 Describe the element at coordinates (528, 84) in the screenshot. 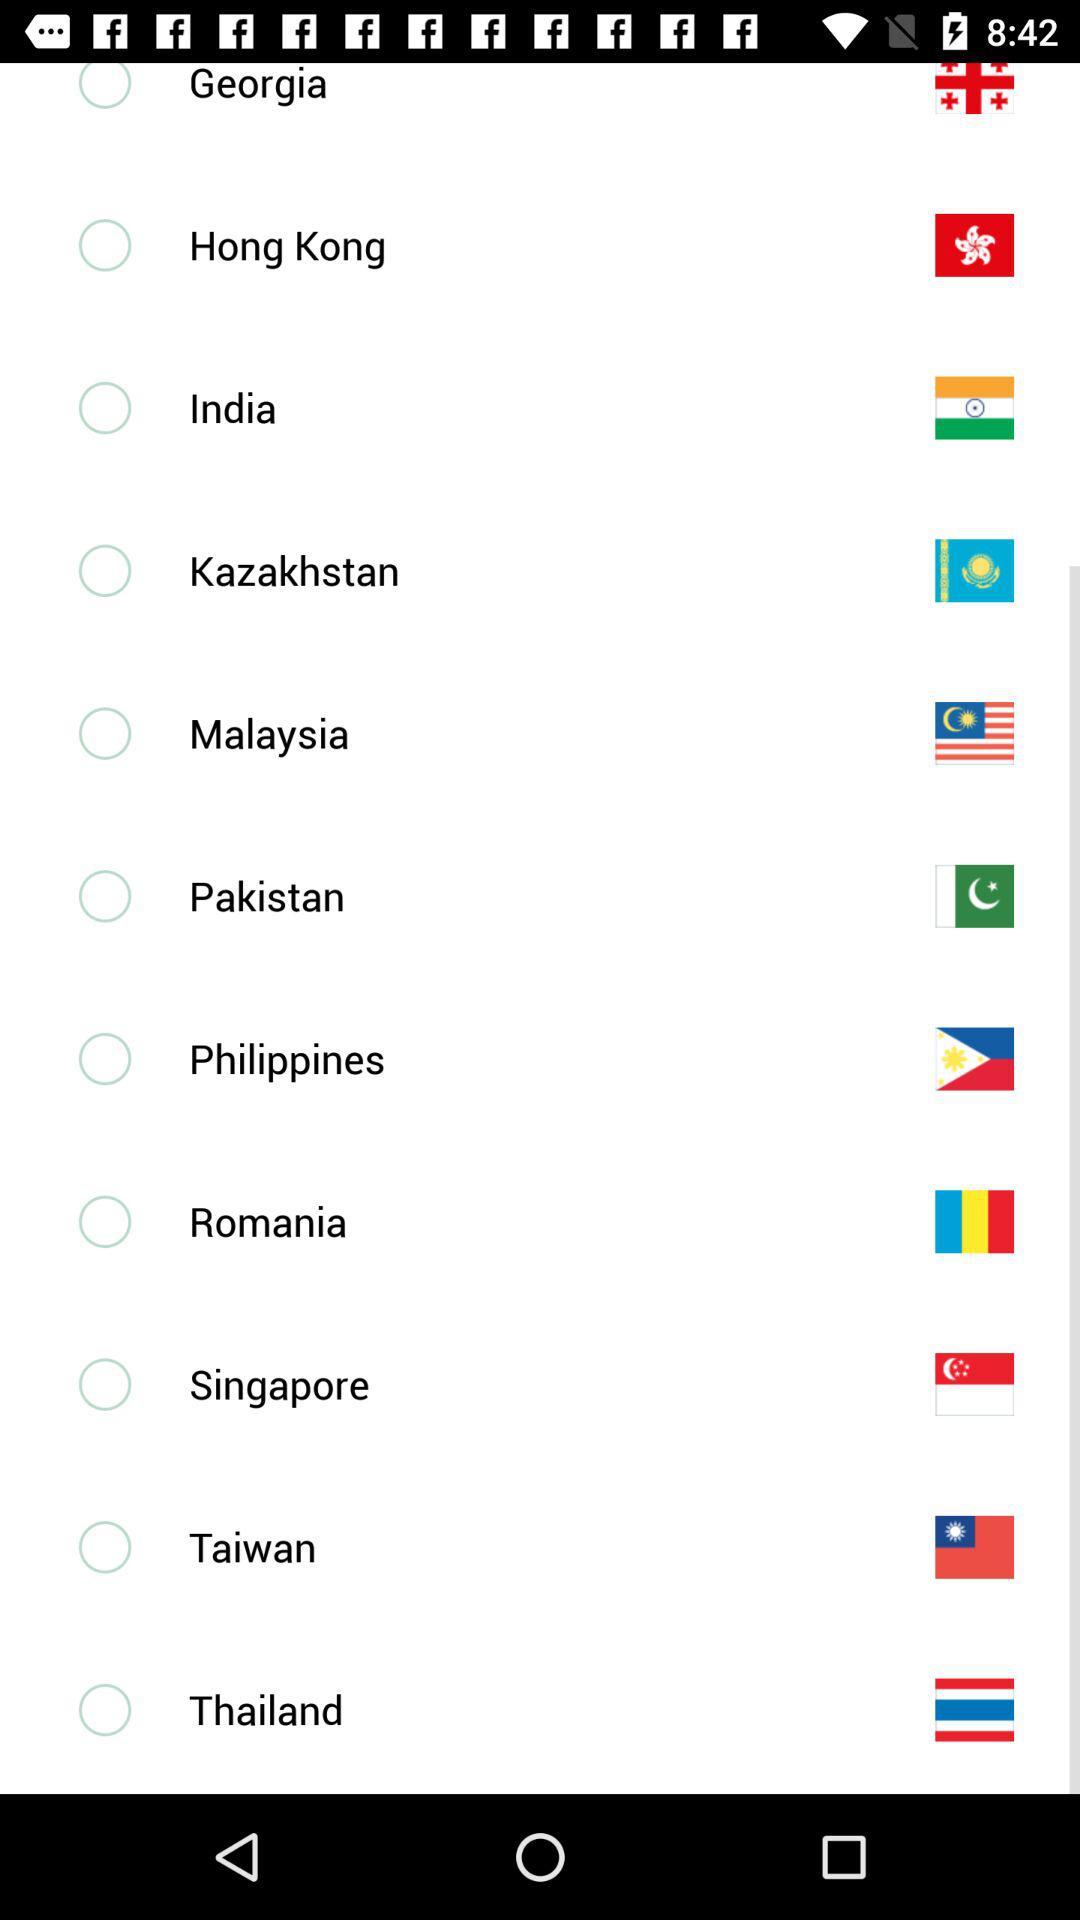

I see `georgia` at that location.